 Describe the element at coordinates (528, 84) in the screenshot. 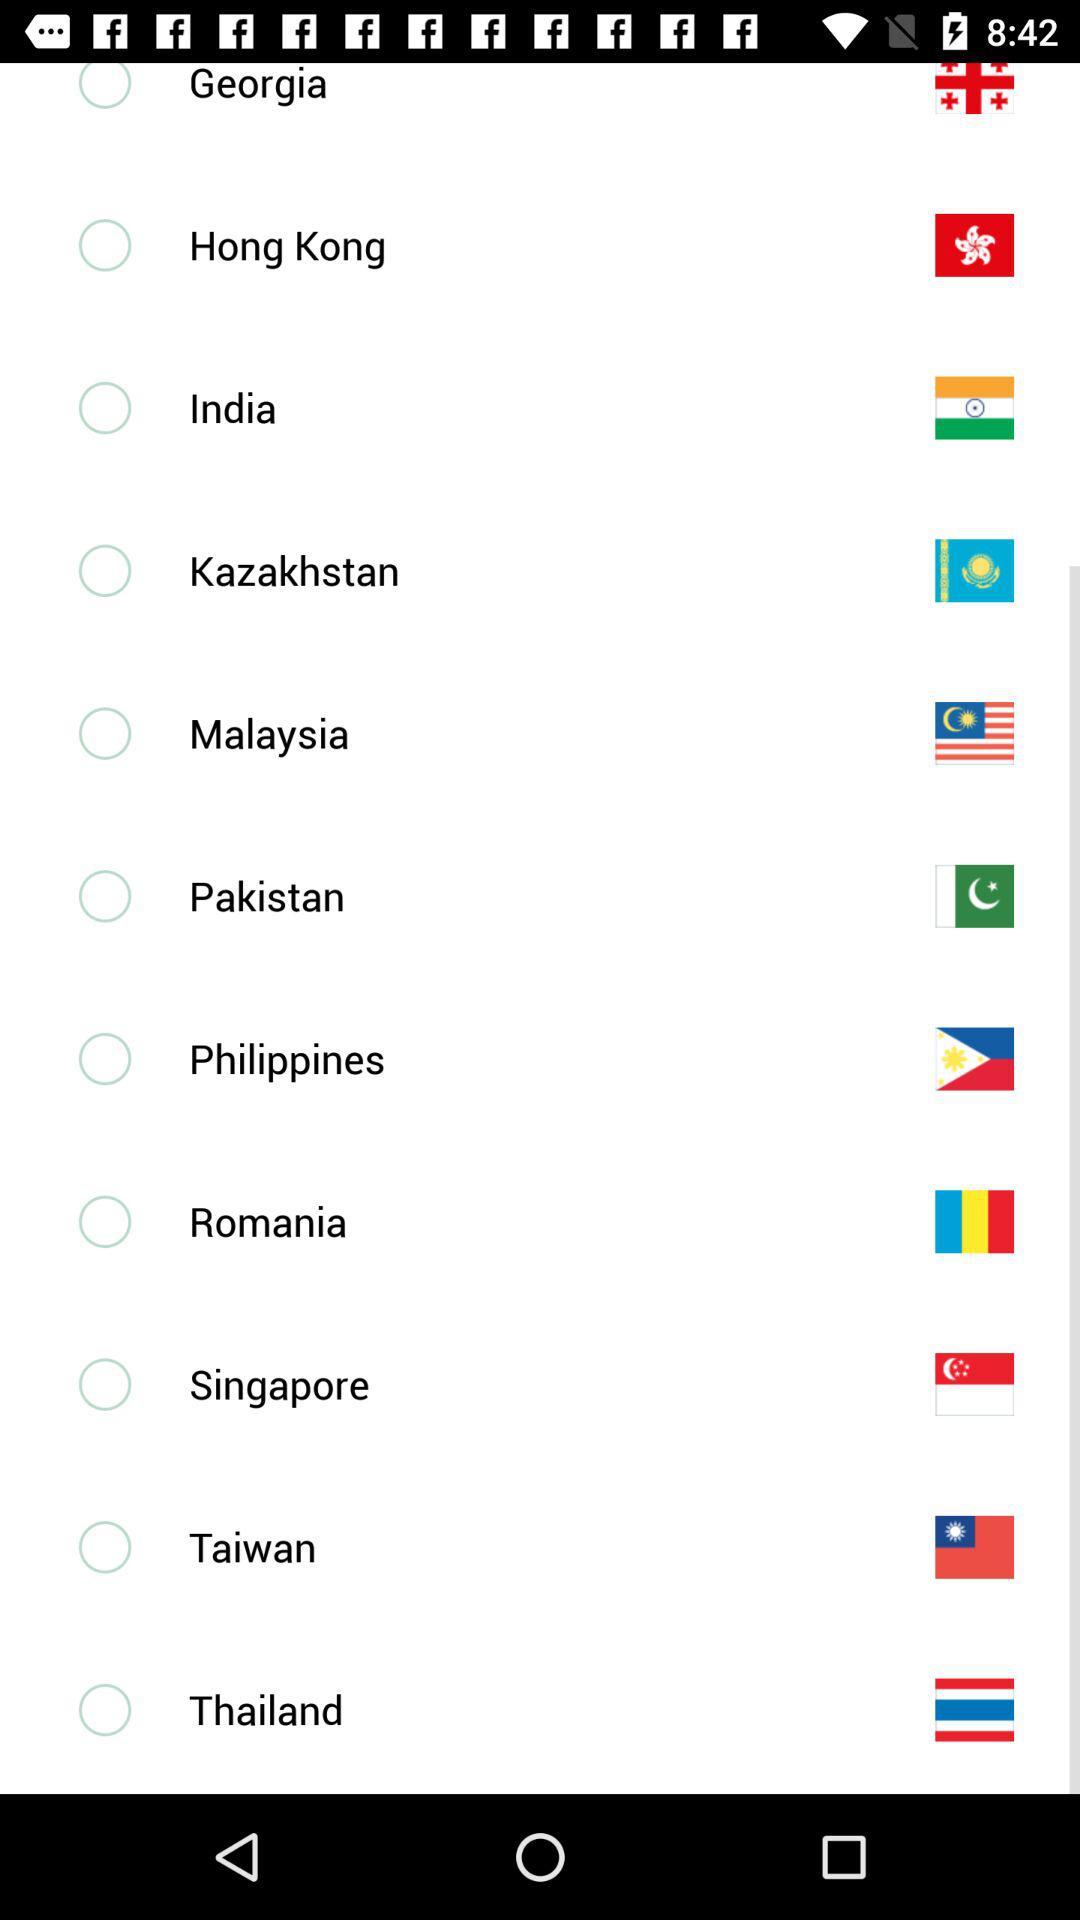

I see `georgia` at that location.